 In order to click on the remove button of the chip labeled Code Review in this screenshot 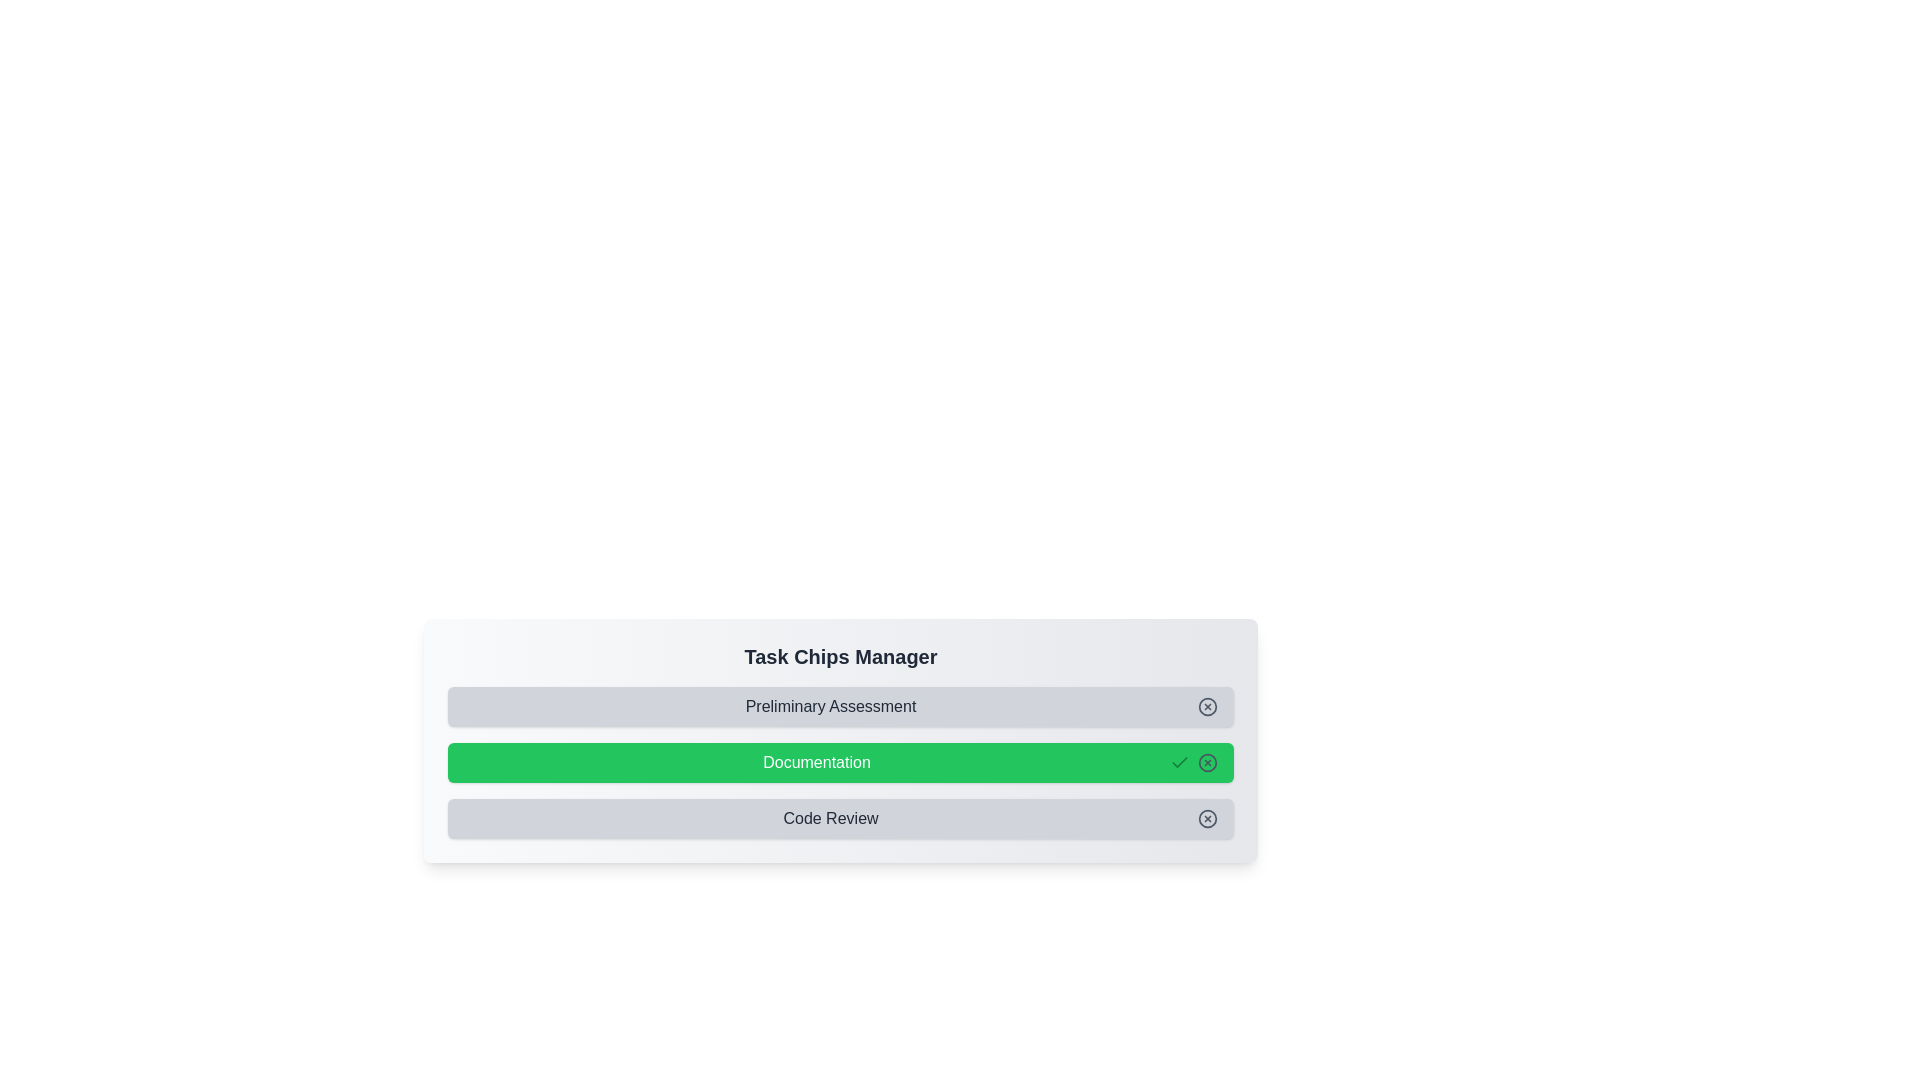, I will do `click(1207, 818)`.